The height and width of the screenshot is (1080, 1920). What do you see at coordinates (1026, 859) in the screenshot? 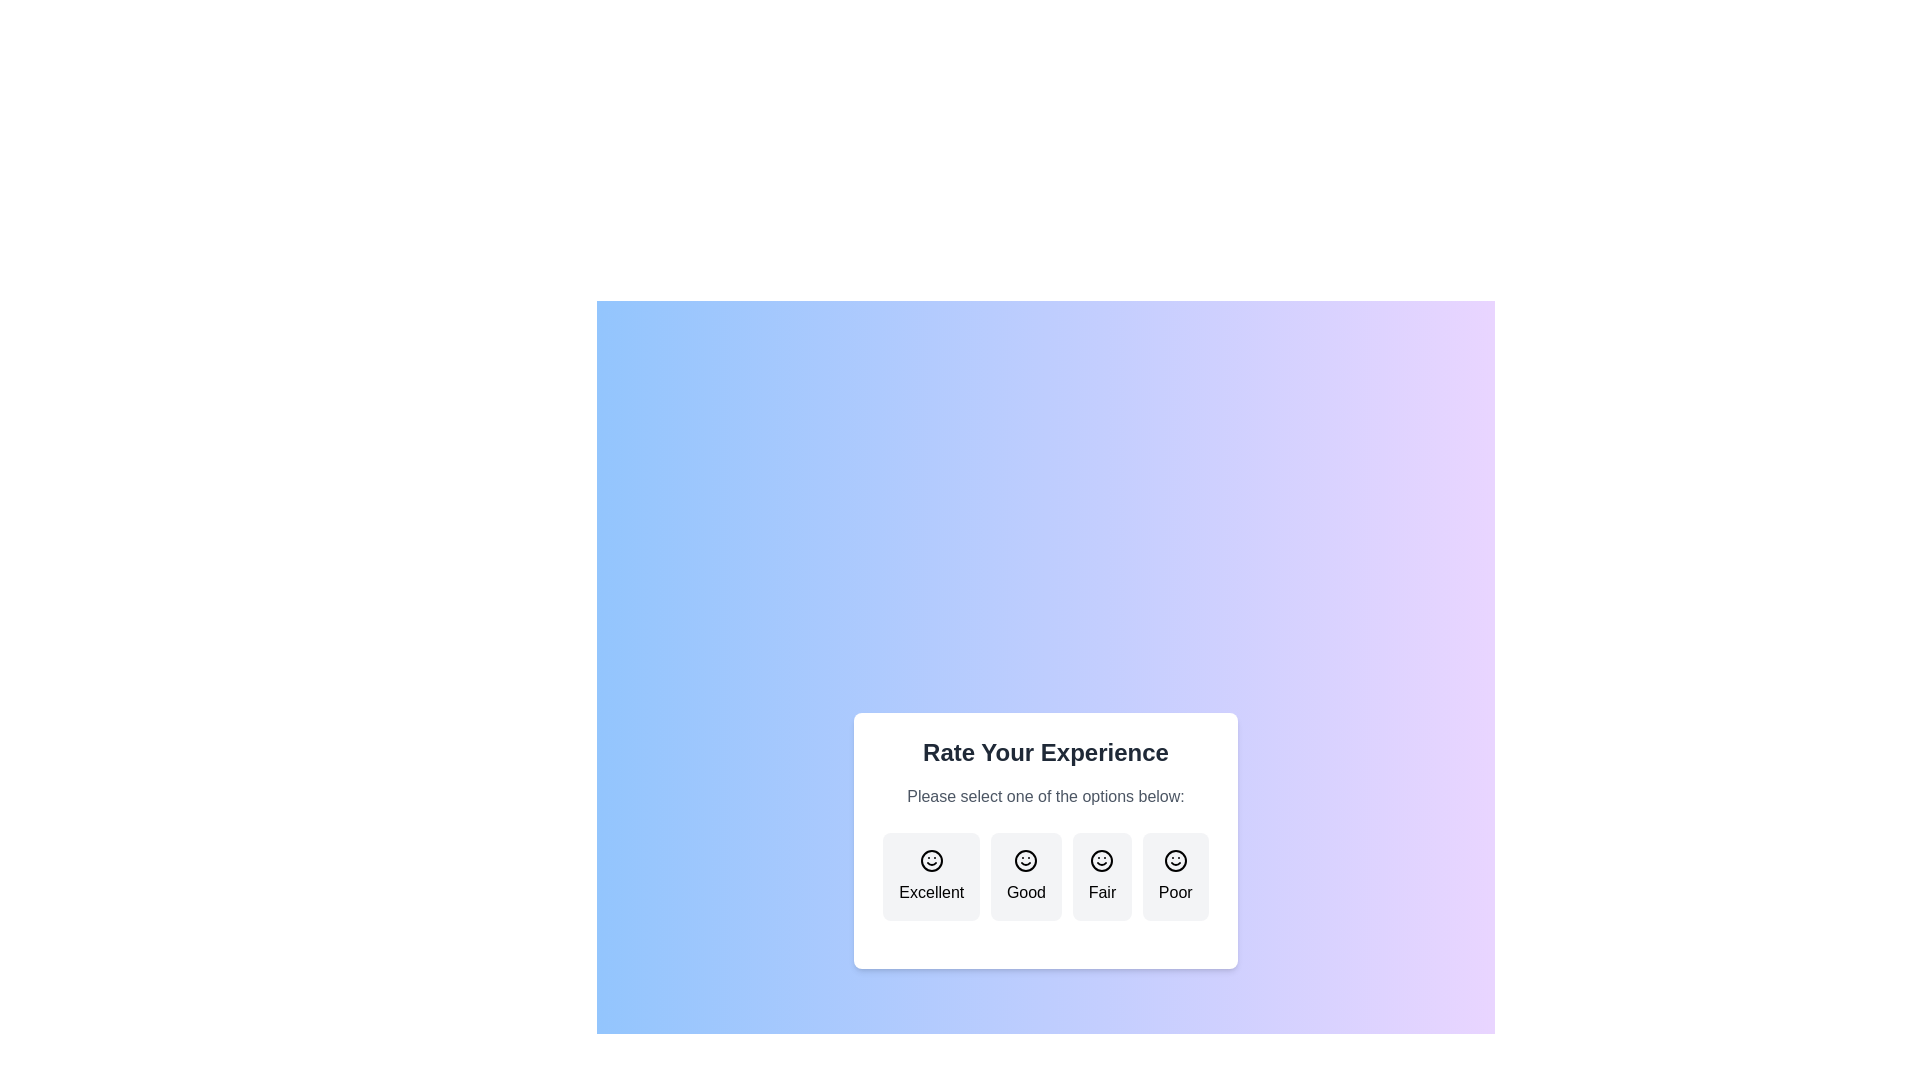
I see `the 'Good' rating icon located in the second option of the horizontal list under 'Rate Your Experience.'` at bounding box center [1026, 859].